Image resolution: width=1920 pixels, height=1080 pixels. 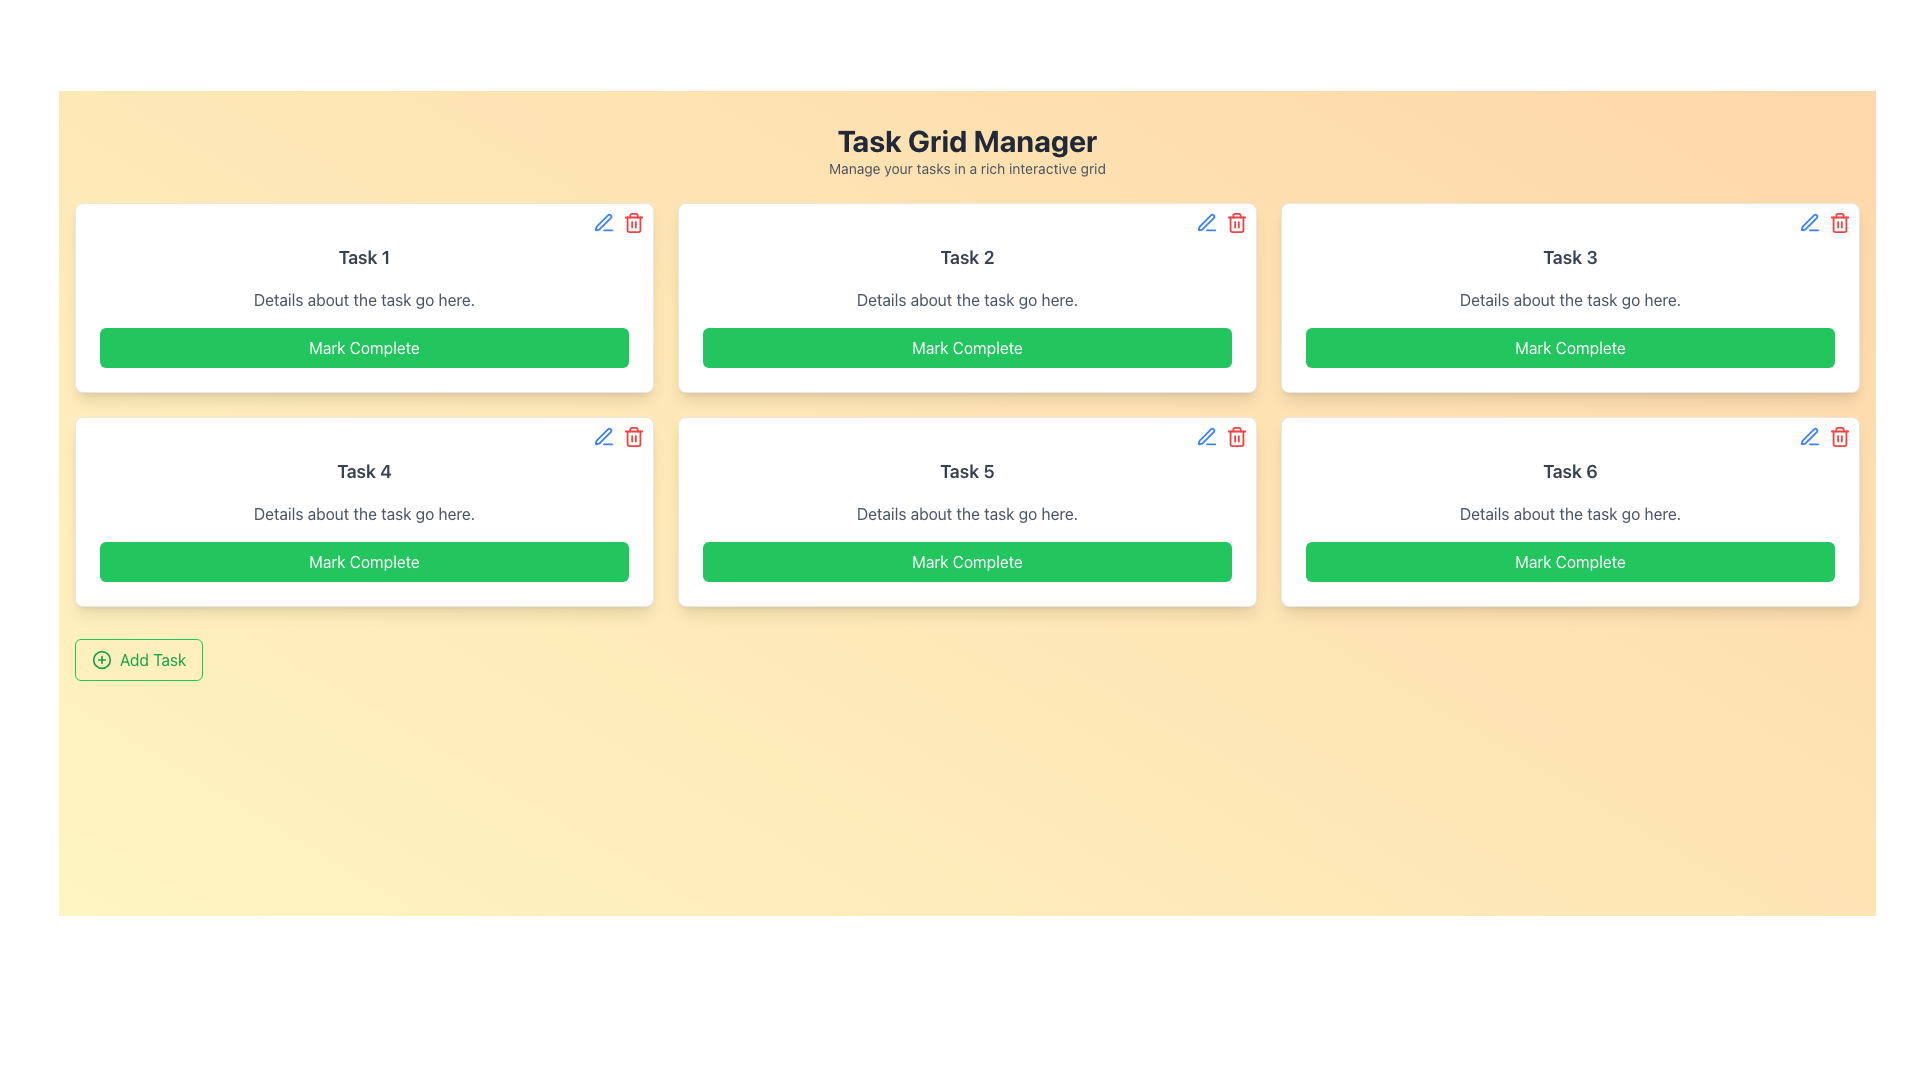 I want to click on the main title text label at the top-center of the interface, which indicates the application's purpose, so click(x=967, y=140).